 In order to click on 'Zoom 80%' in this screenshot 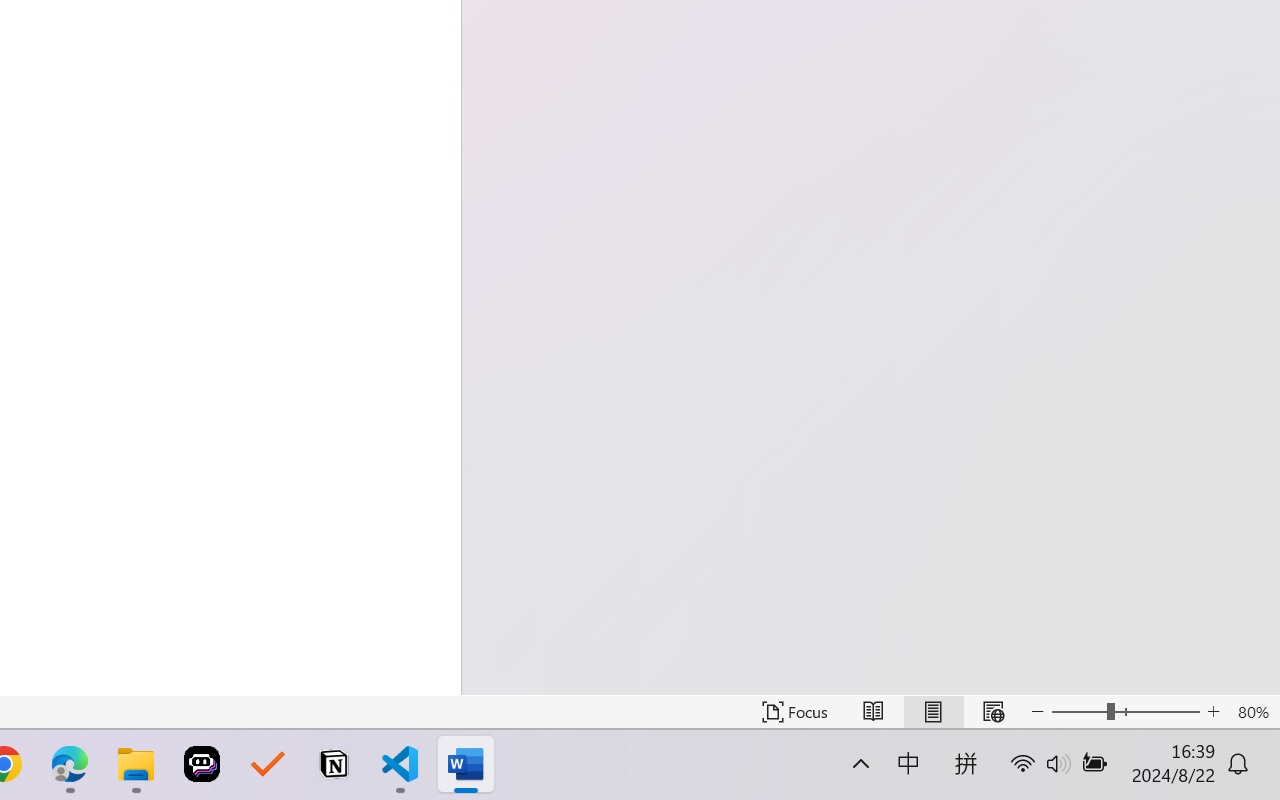, I will do `click(1252, 711)`.